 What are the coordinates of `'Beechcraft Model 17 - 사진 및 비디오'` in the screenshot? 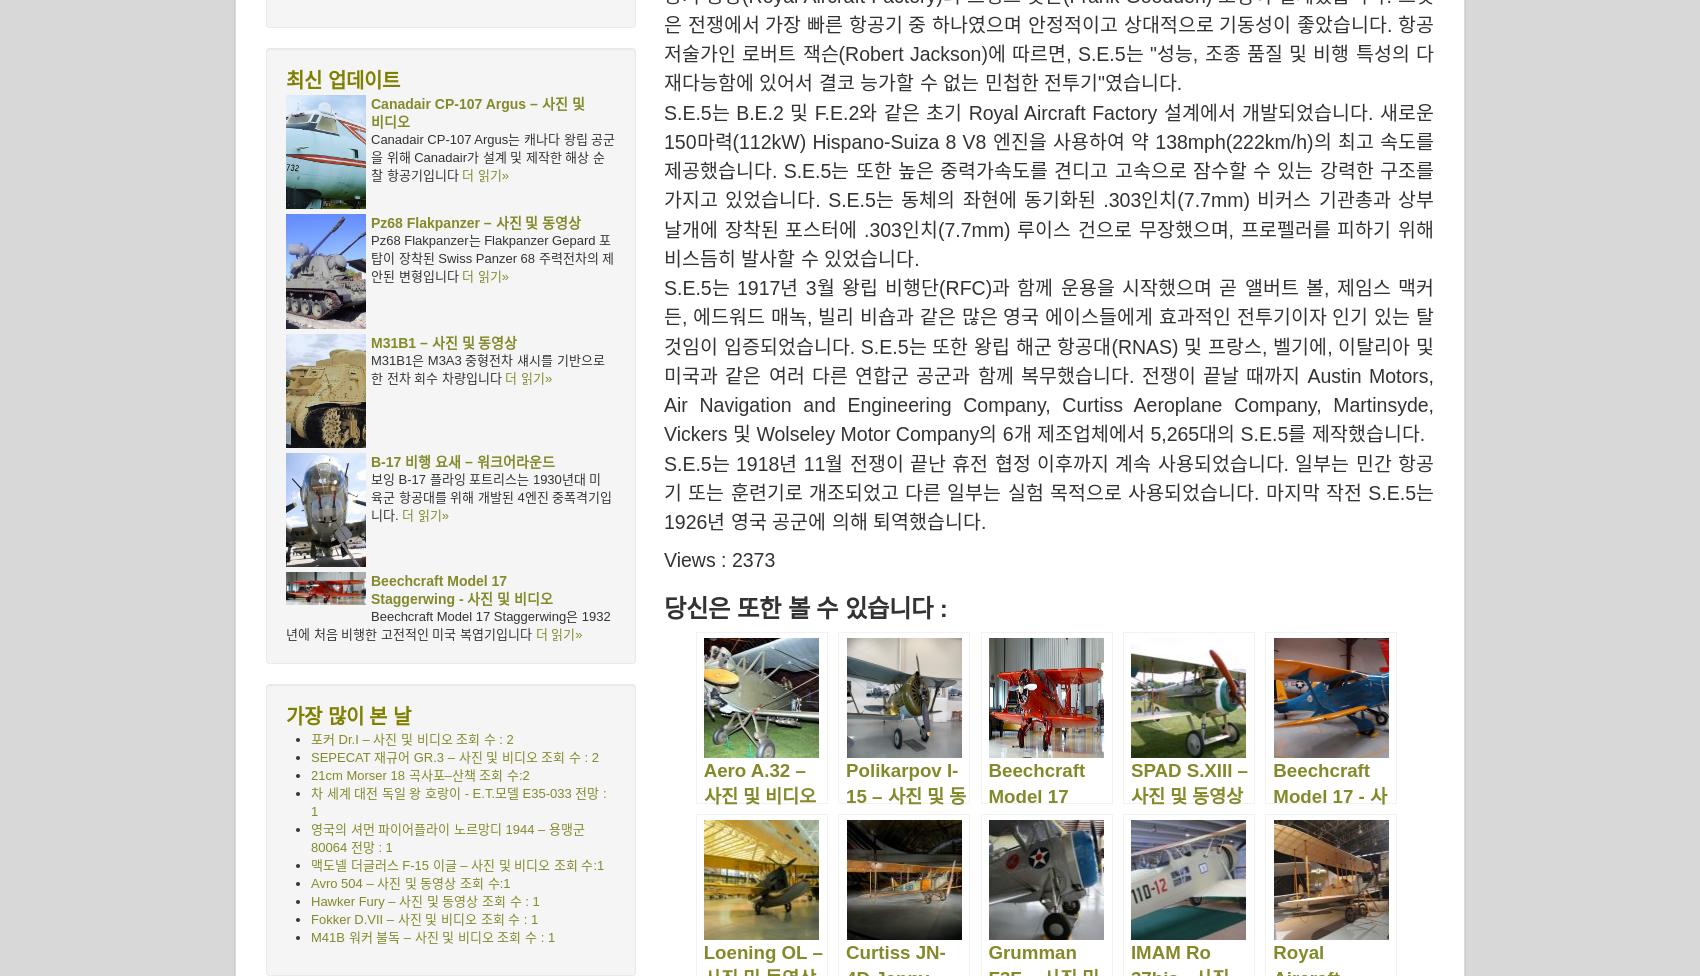 It's located at (1330, 796).